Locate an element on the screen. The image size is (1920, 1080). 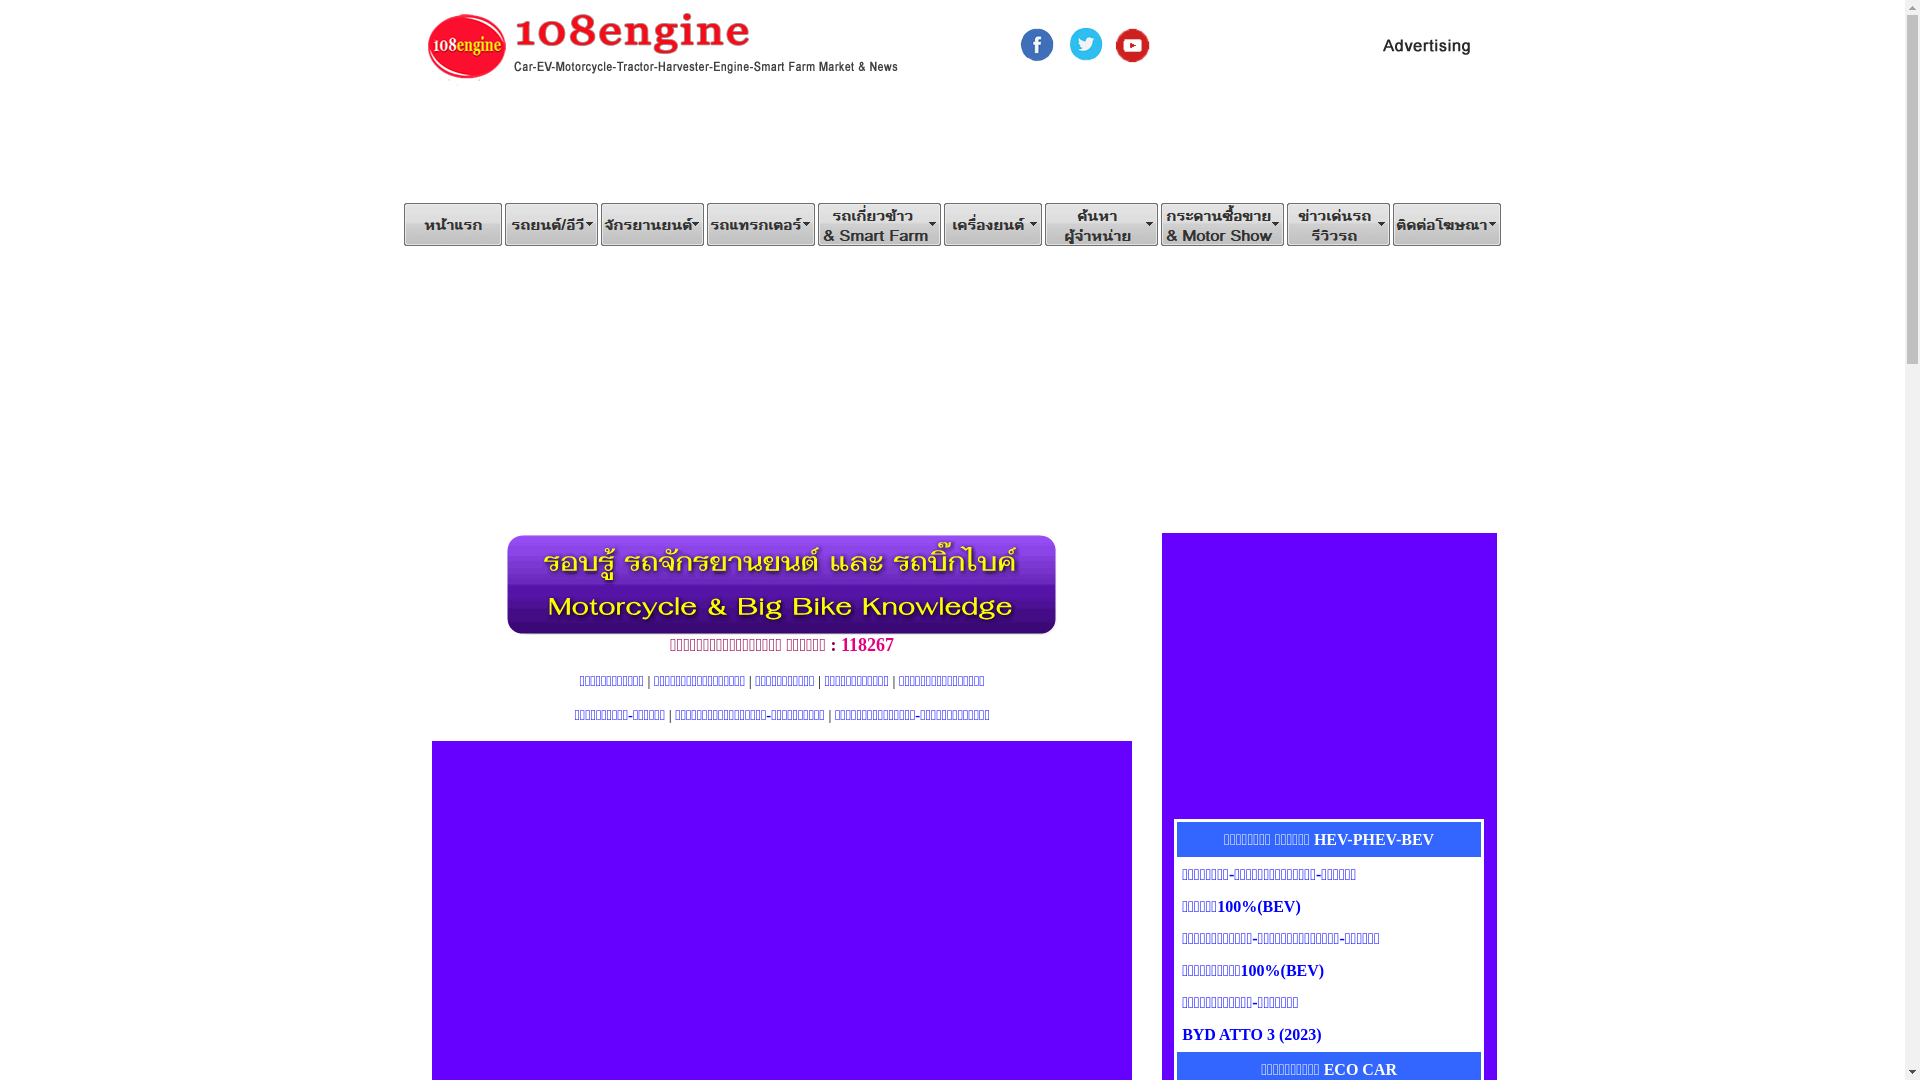
'FarmTractors' is located at coordinates (705, 224).